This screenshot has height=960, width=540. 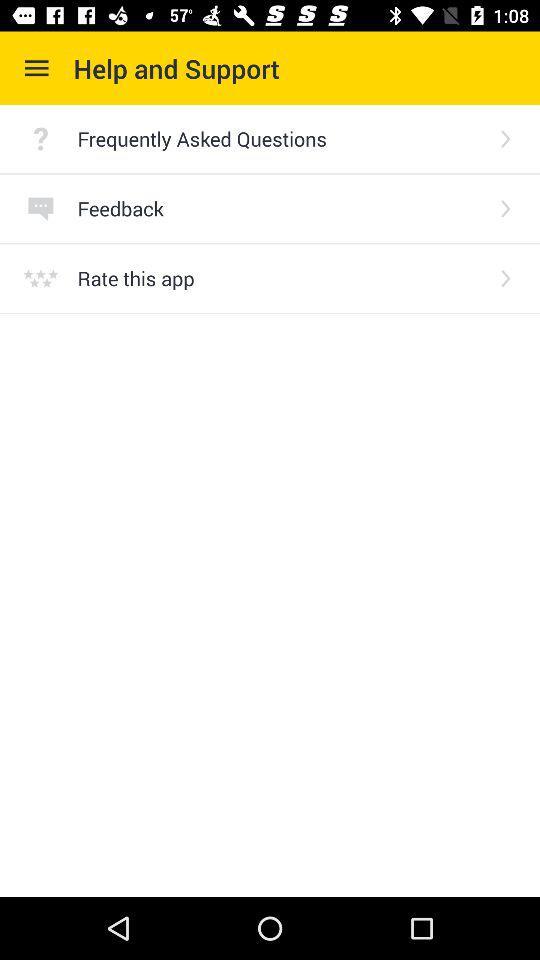 I want to click on the item to the left of the help and support, so click(x=36, y=68).